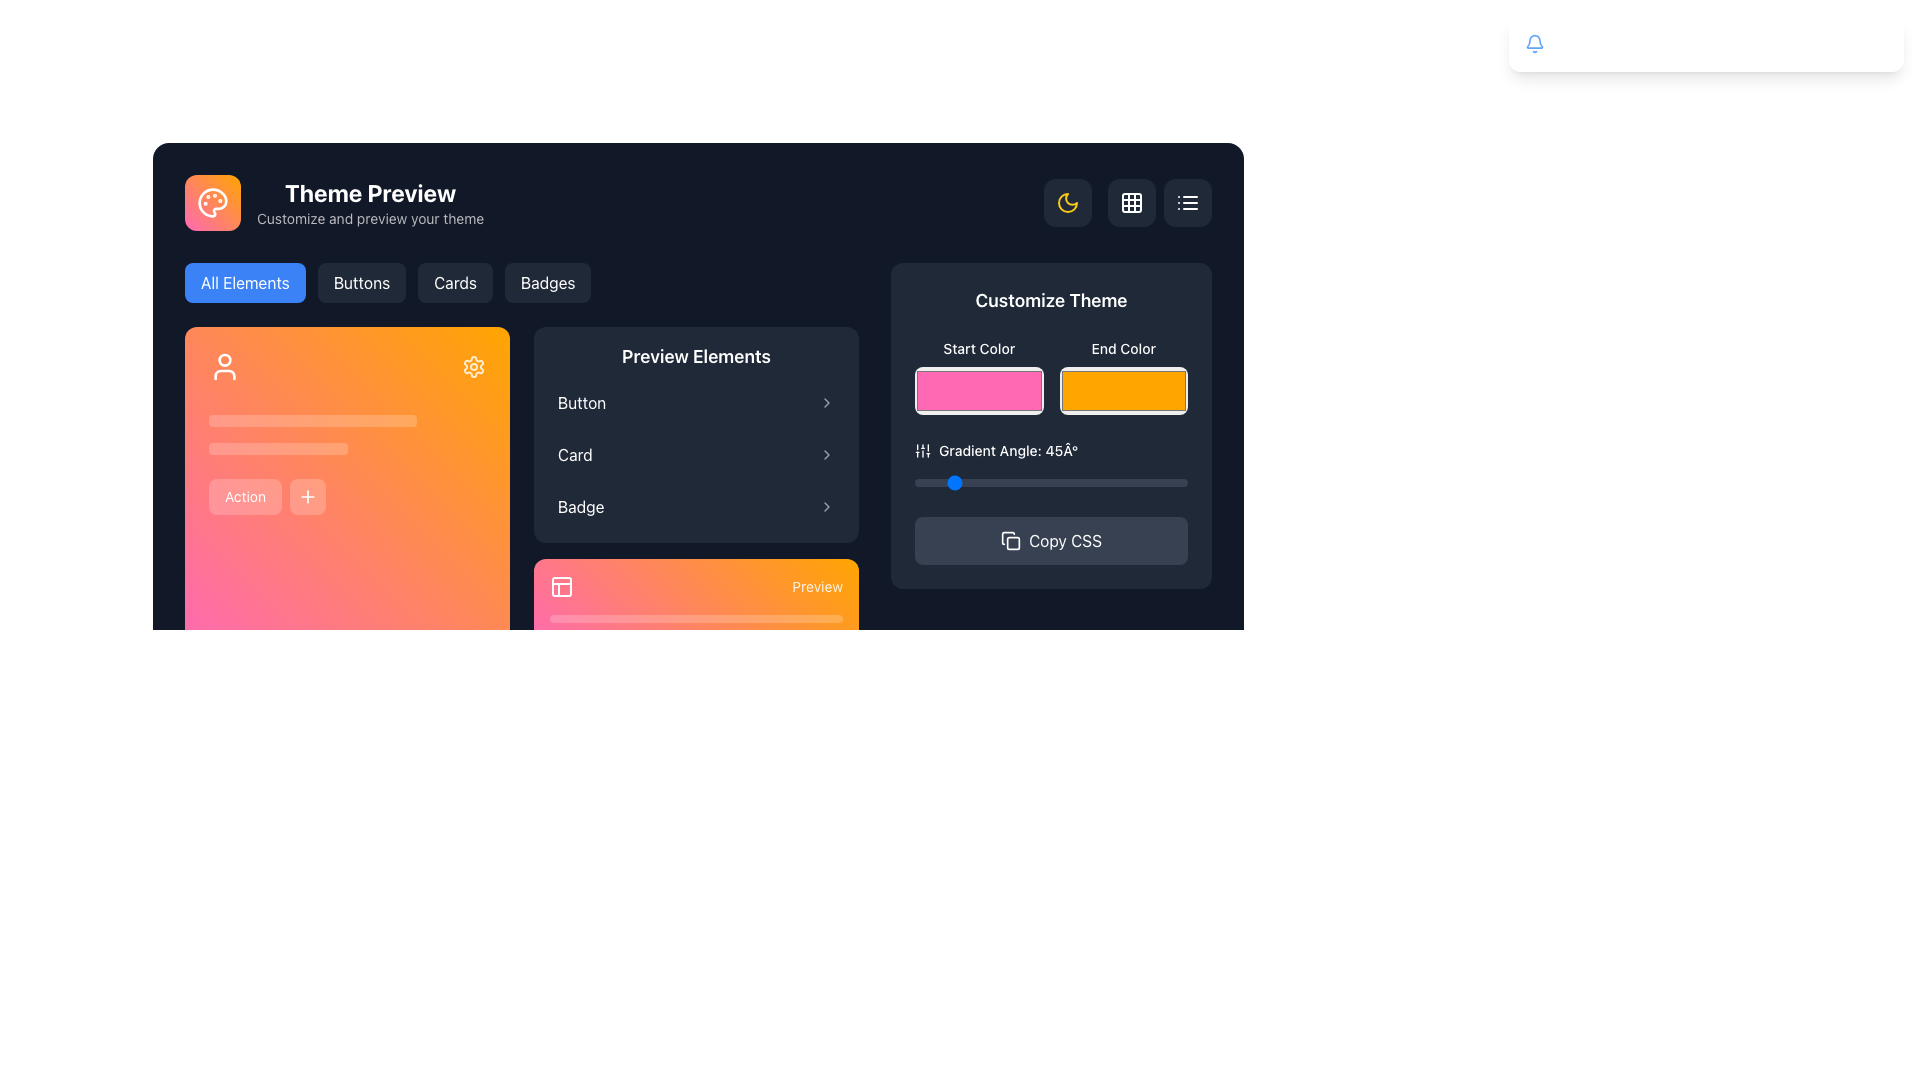 This screenshot has width=1920, height=1080. Describe the element at coordinates (574, 455) in the screenshot. I see `the content of the 'Card' text label, which is the second item in the 'Preview Elements' section, located beneath the 'Button' label and above the 'Badge' label` at that location.